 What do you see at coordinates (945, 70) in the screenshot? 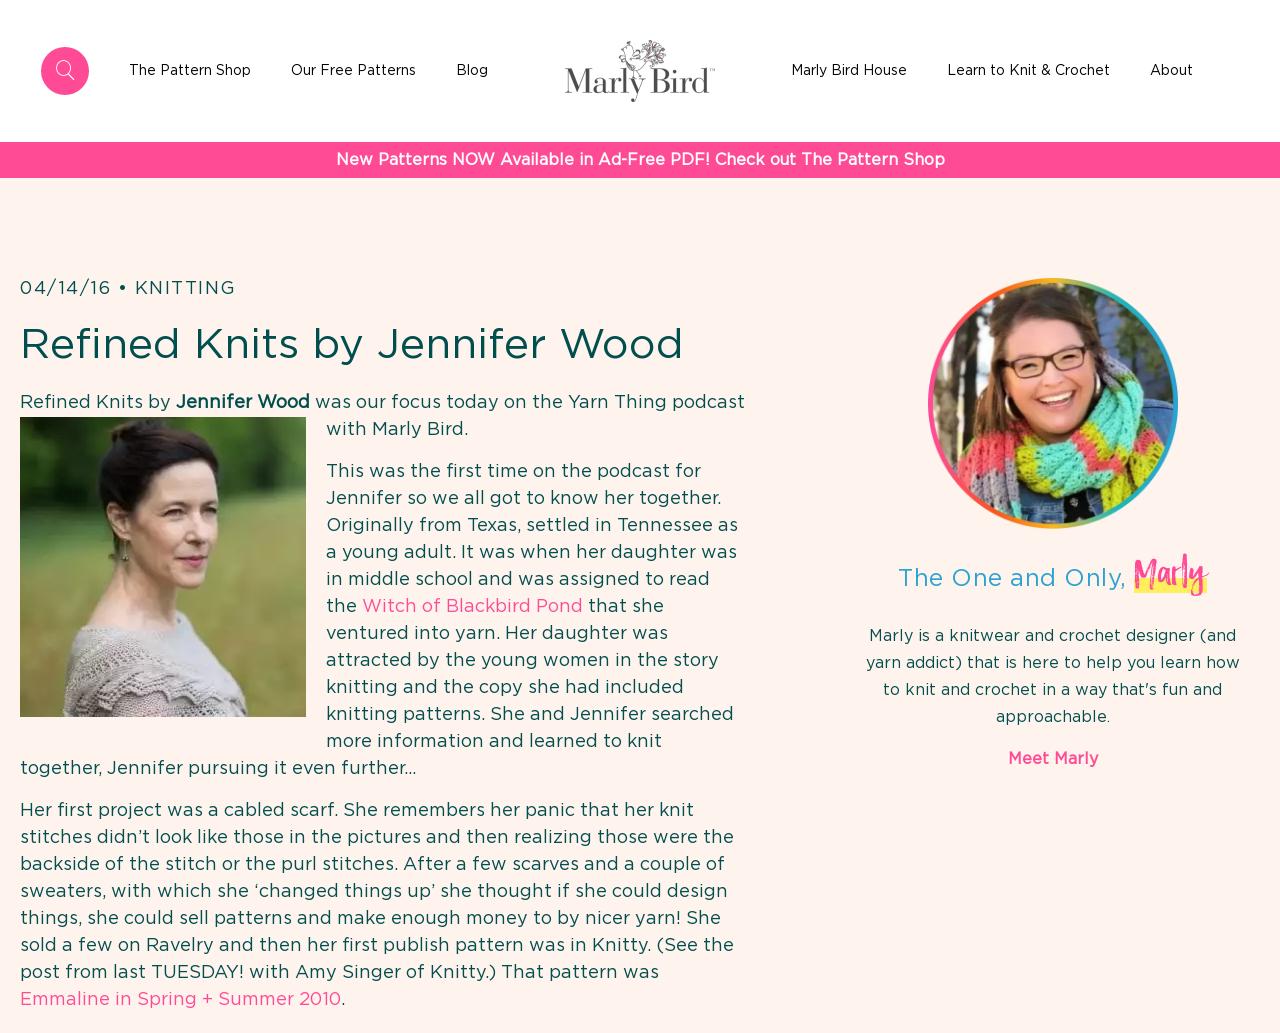
I see `'Learn to Knit & Crochet'` at bounding box center [945, 70].